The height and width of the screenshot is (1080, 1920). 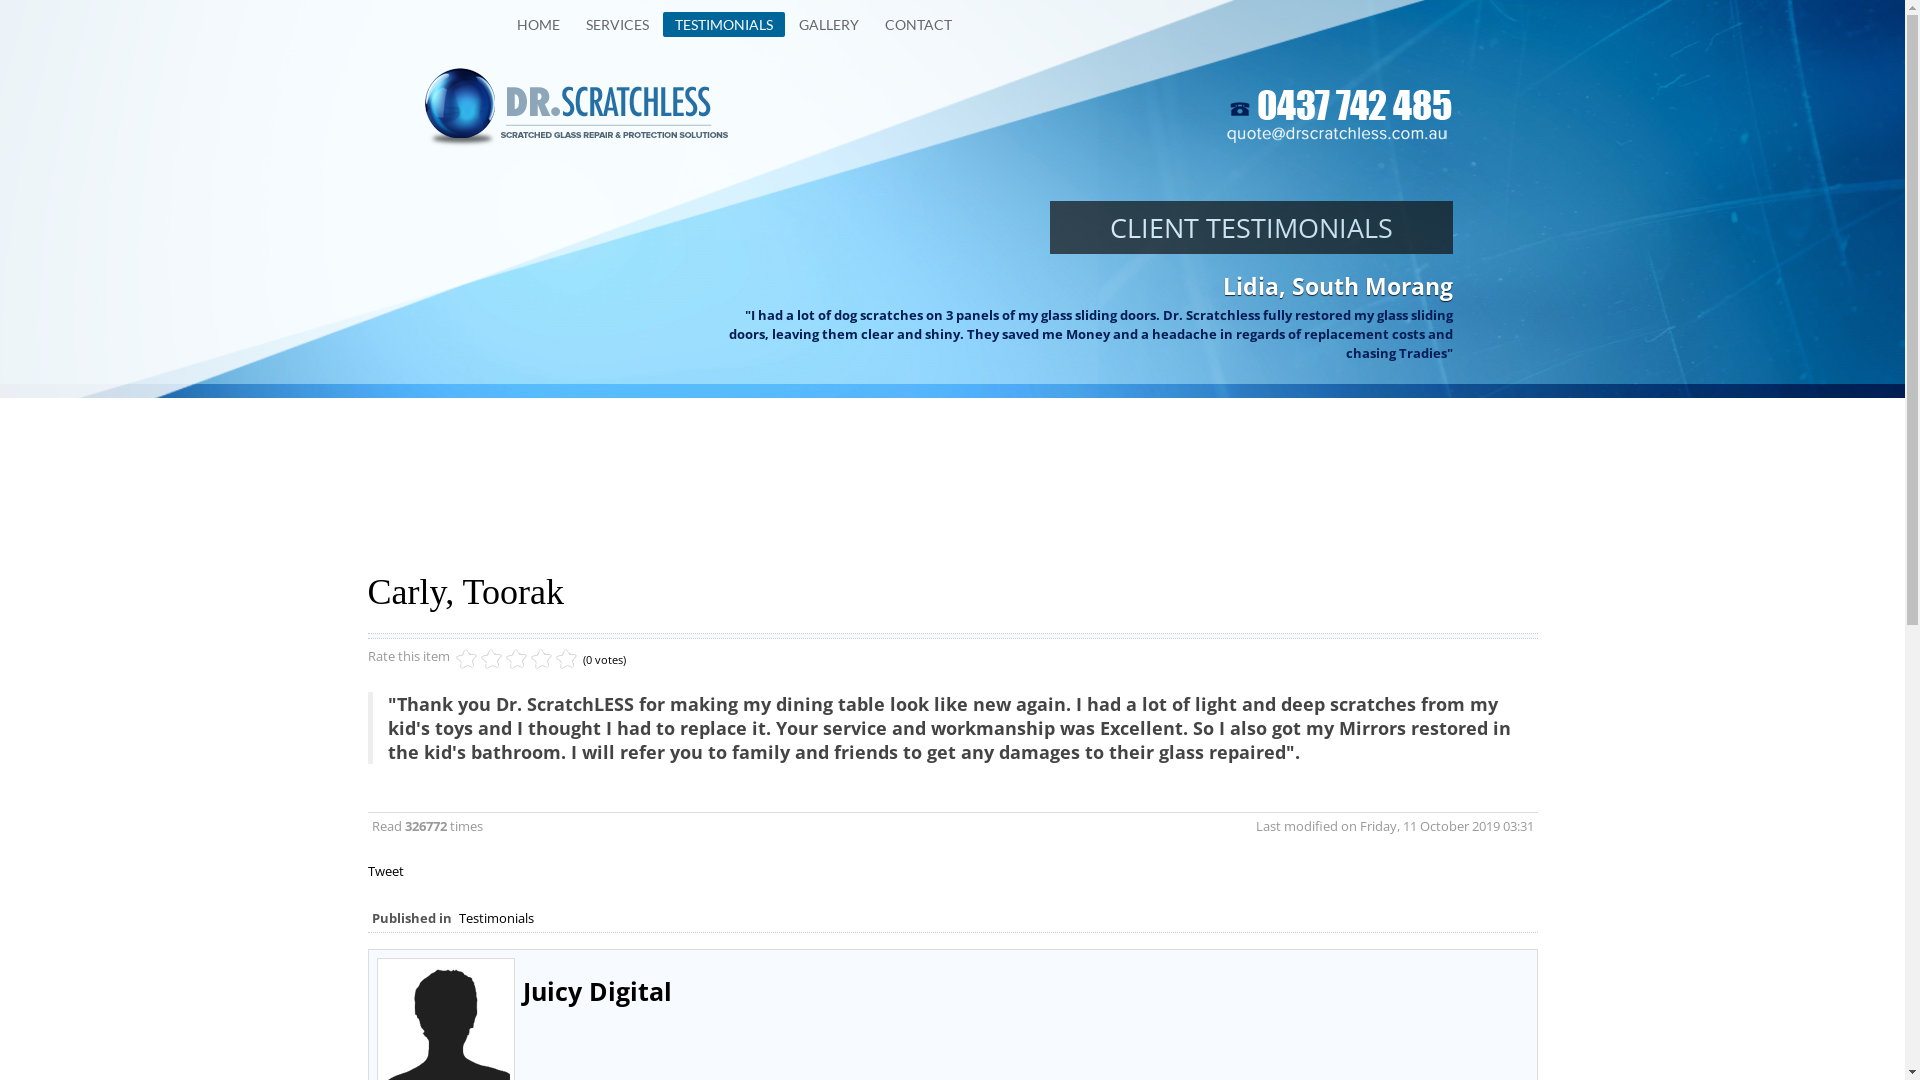 I want to click on '4', so click(x=504, y=659).